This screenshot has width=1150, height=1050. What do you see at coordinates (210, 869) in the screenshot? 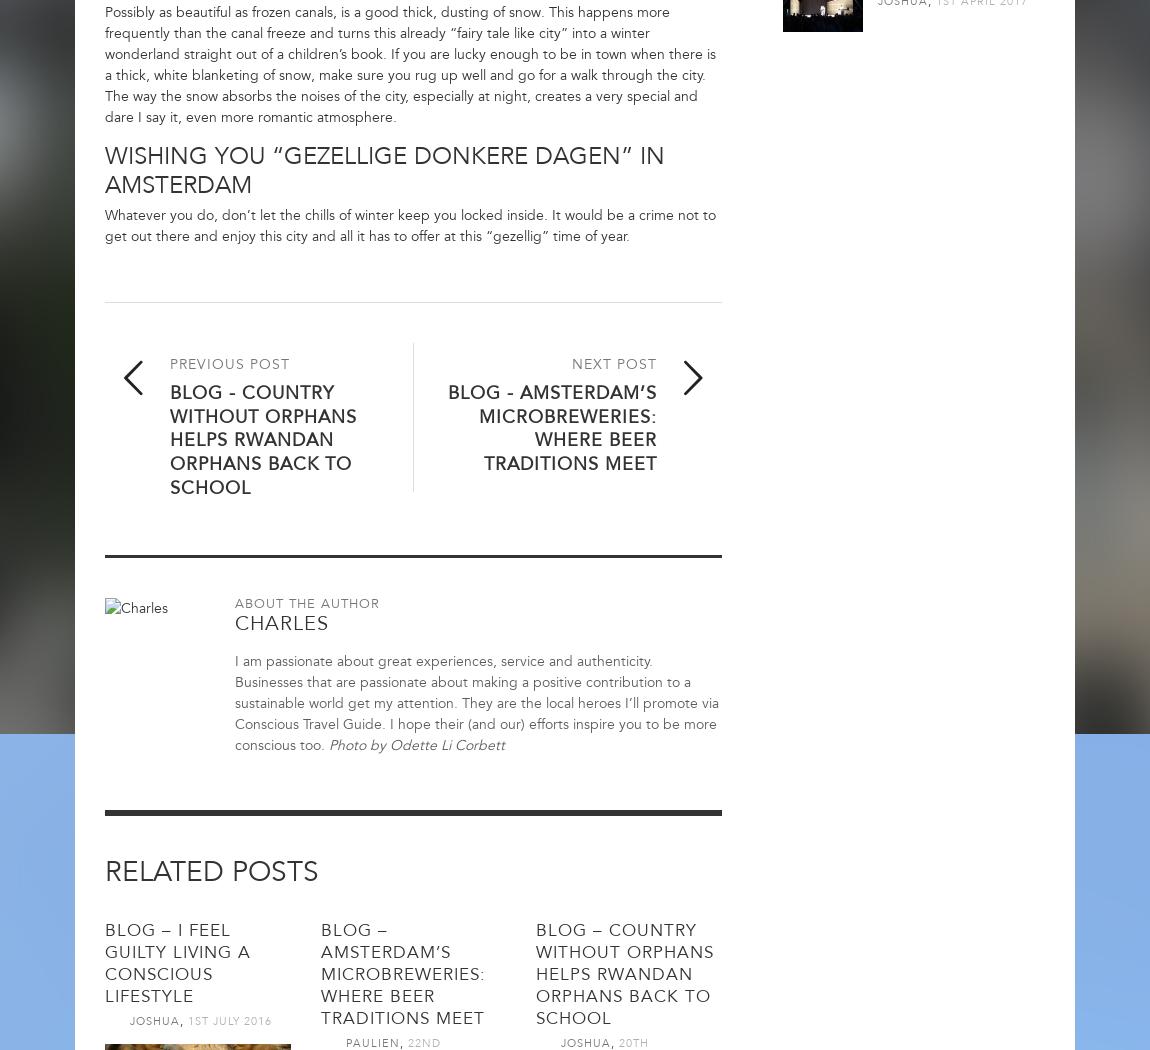
I see `'Related Posts'` at bounding box center [210, 869].